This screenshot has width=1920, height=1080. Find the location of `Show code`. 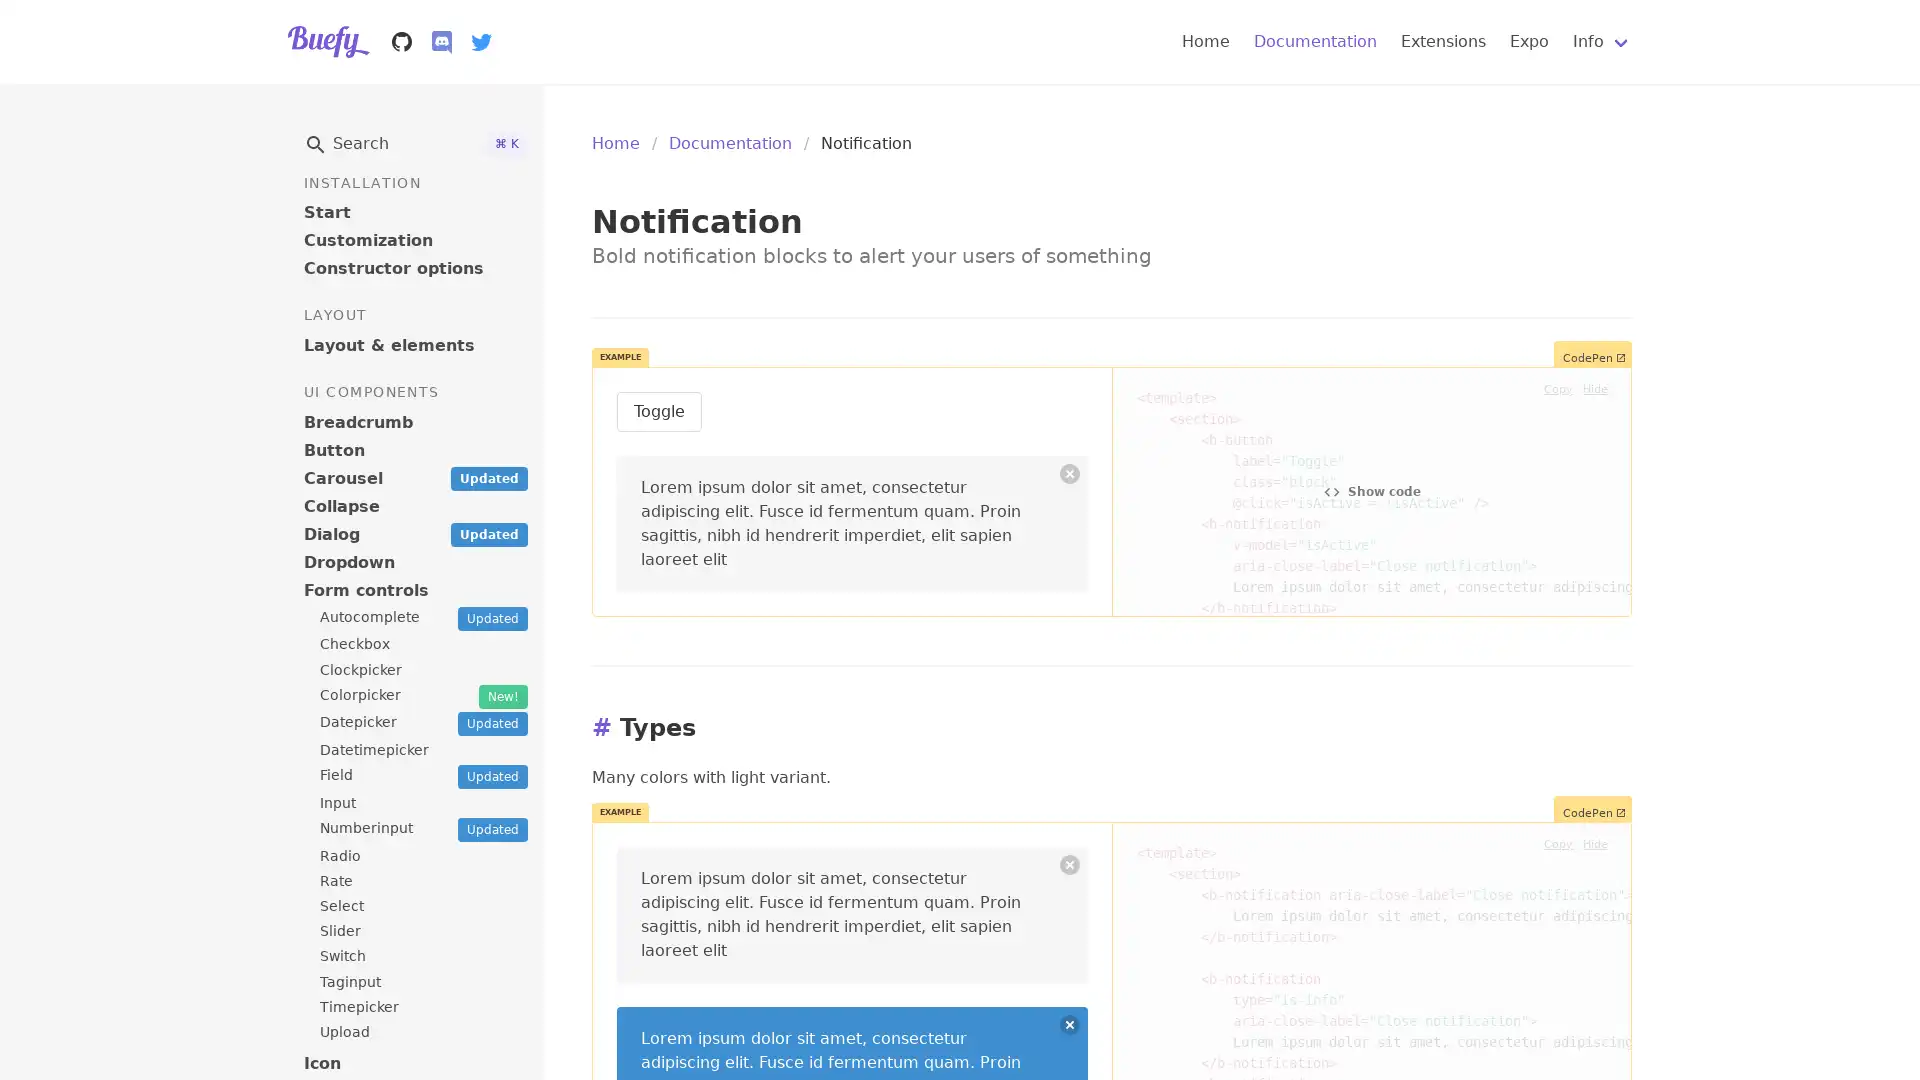

Show code is located at coordinates (1371, 492).